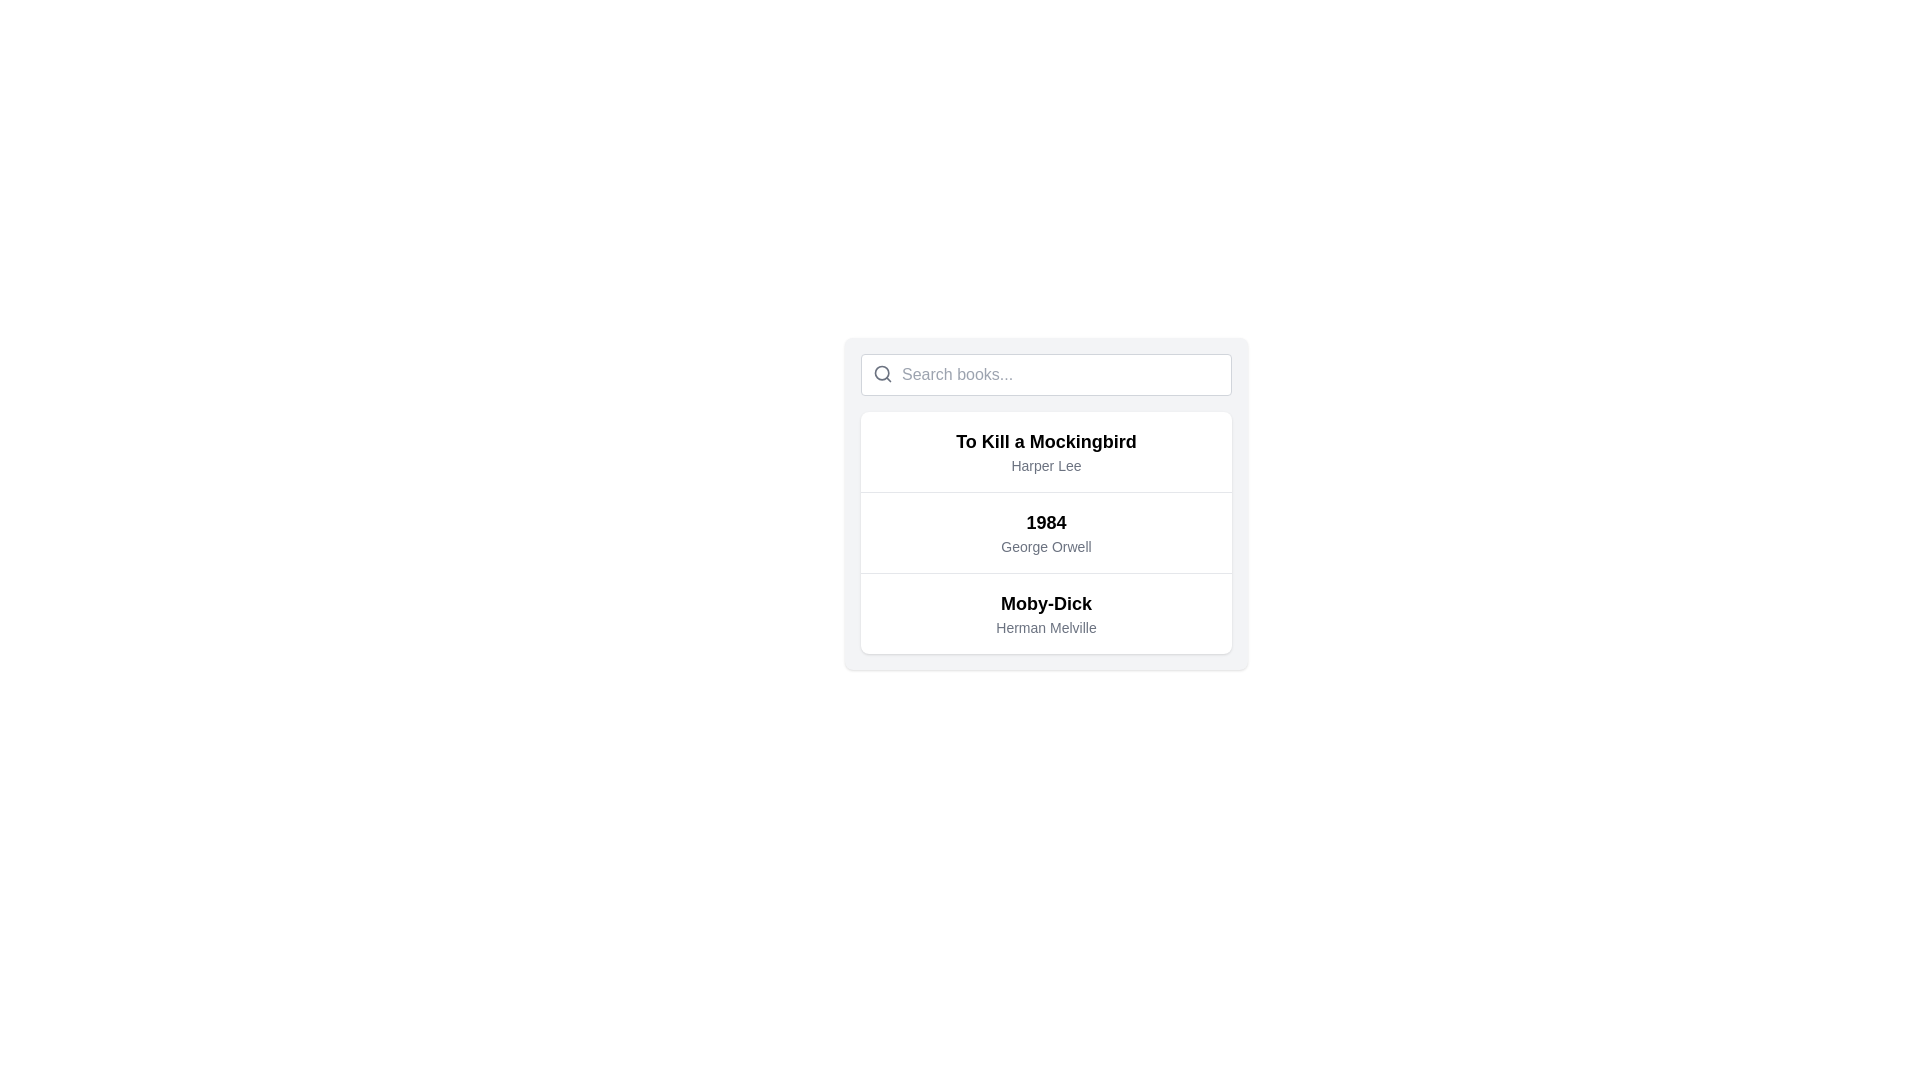 This screenshot has width=1920, height=1080. I want to click on the list item representing the book 'Moby-Dick' by Herman Melville, which is the third item in the vertical list, so click(1045, 612).